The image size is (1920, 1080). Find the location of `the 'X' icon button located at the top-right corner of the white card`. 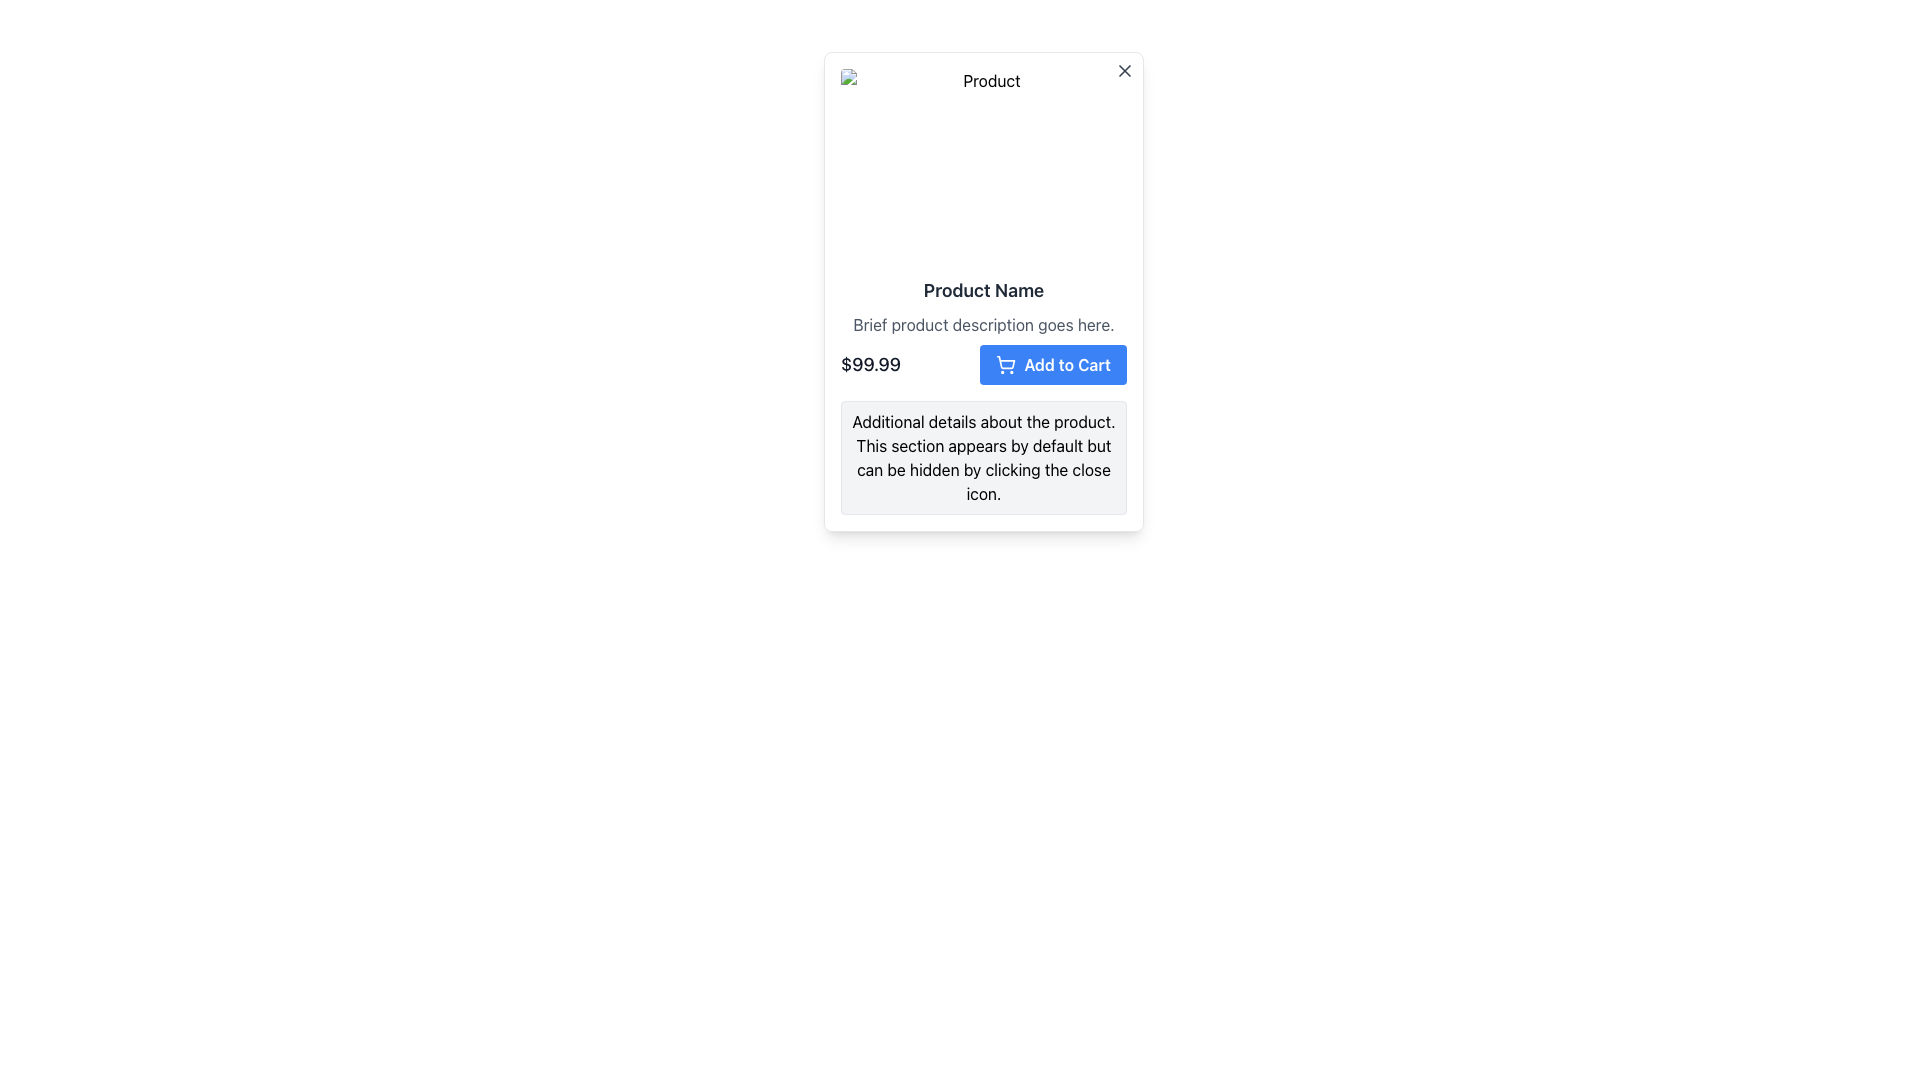

the 'X' icon button located at the top-right corner of the white card is located at coordinates (1124, 69).